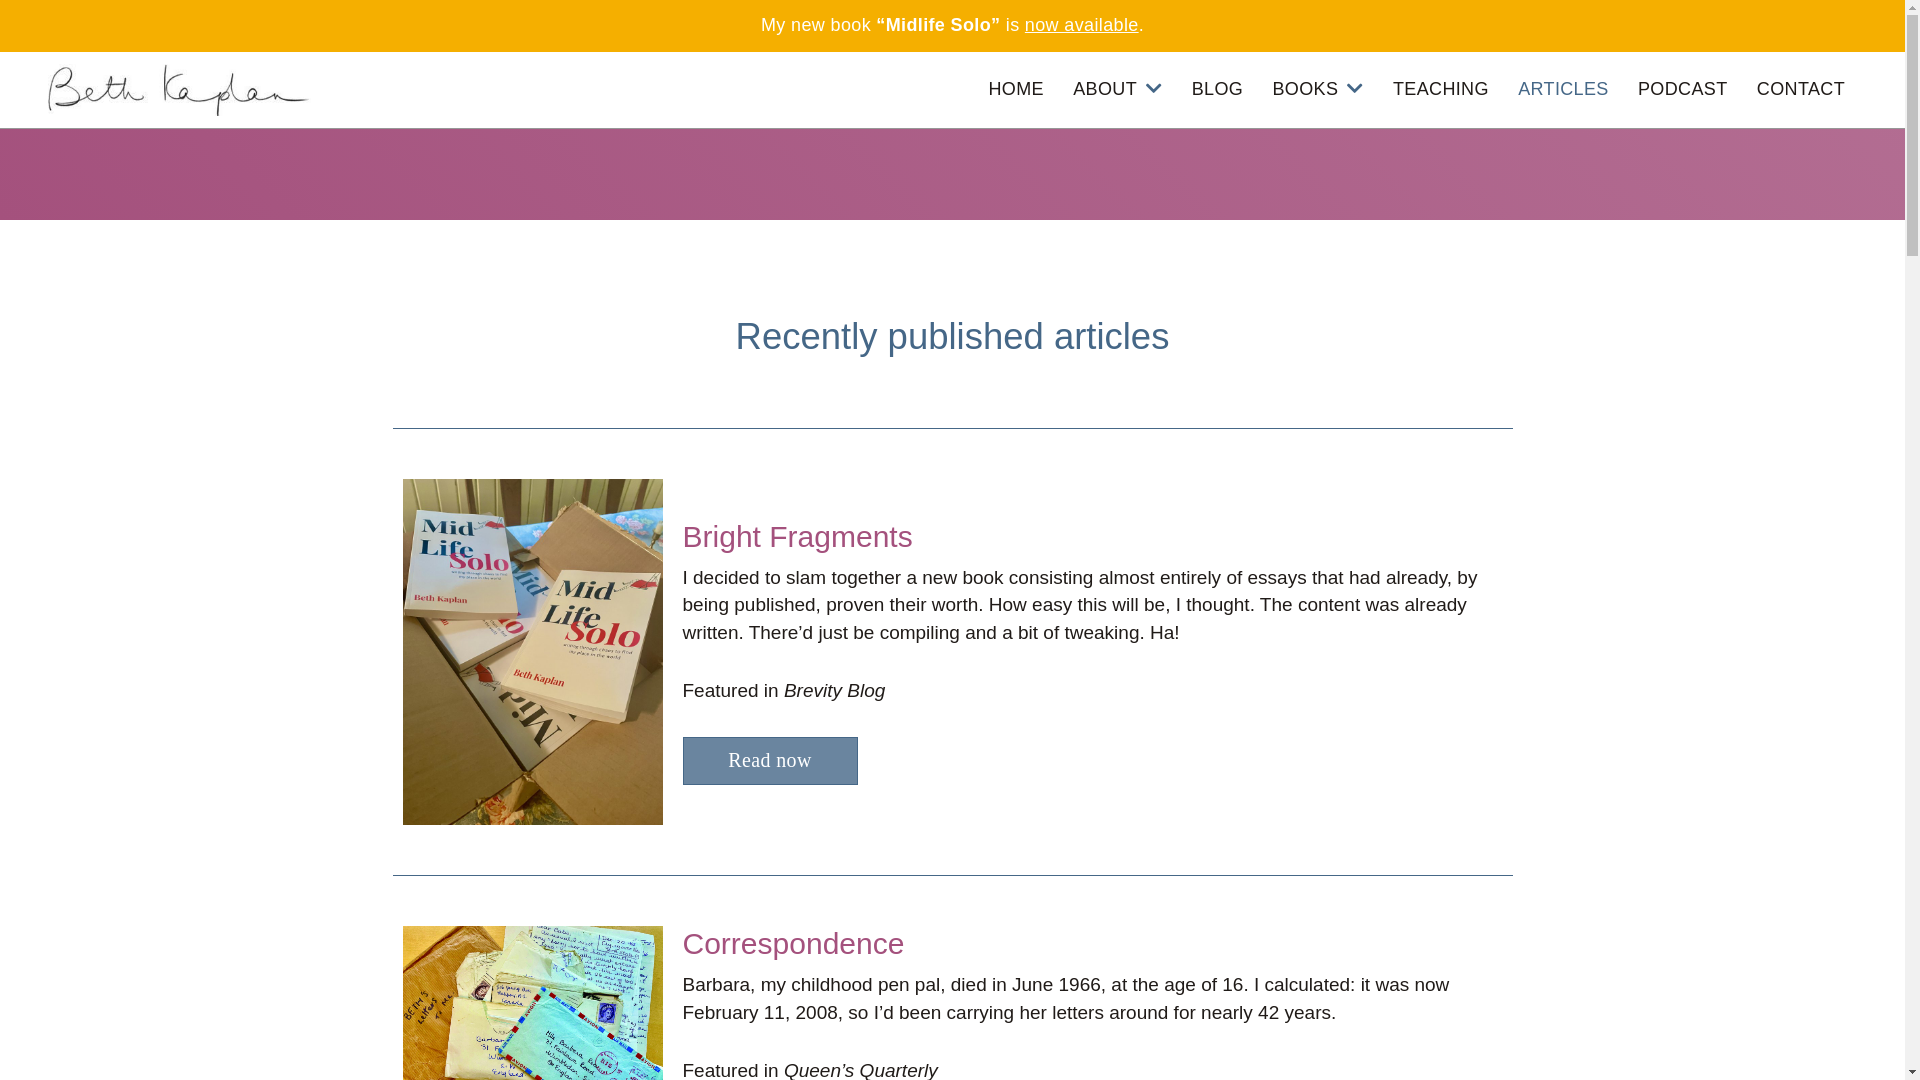 The height and width of the screenshot is (1080, 1920). Describe the element at coordinates (1116, 88) in the screenshot. I see `'ABOUT'` at that location.